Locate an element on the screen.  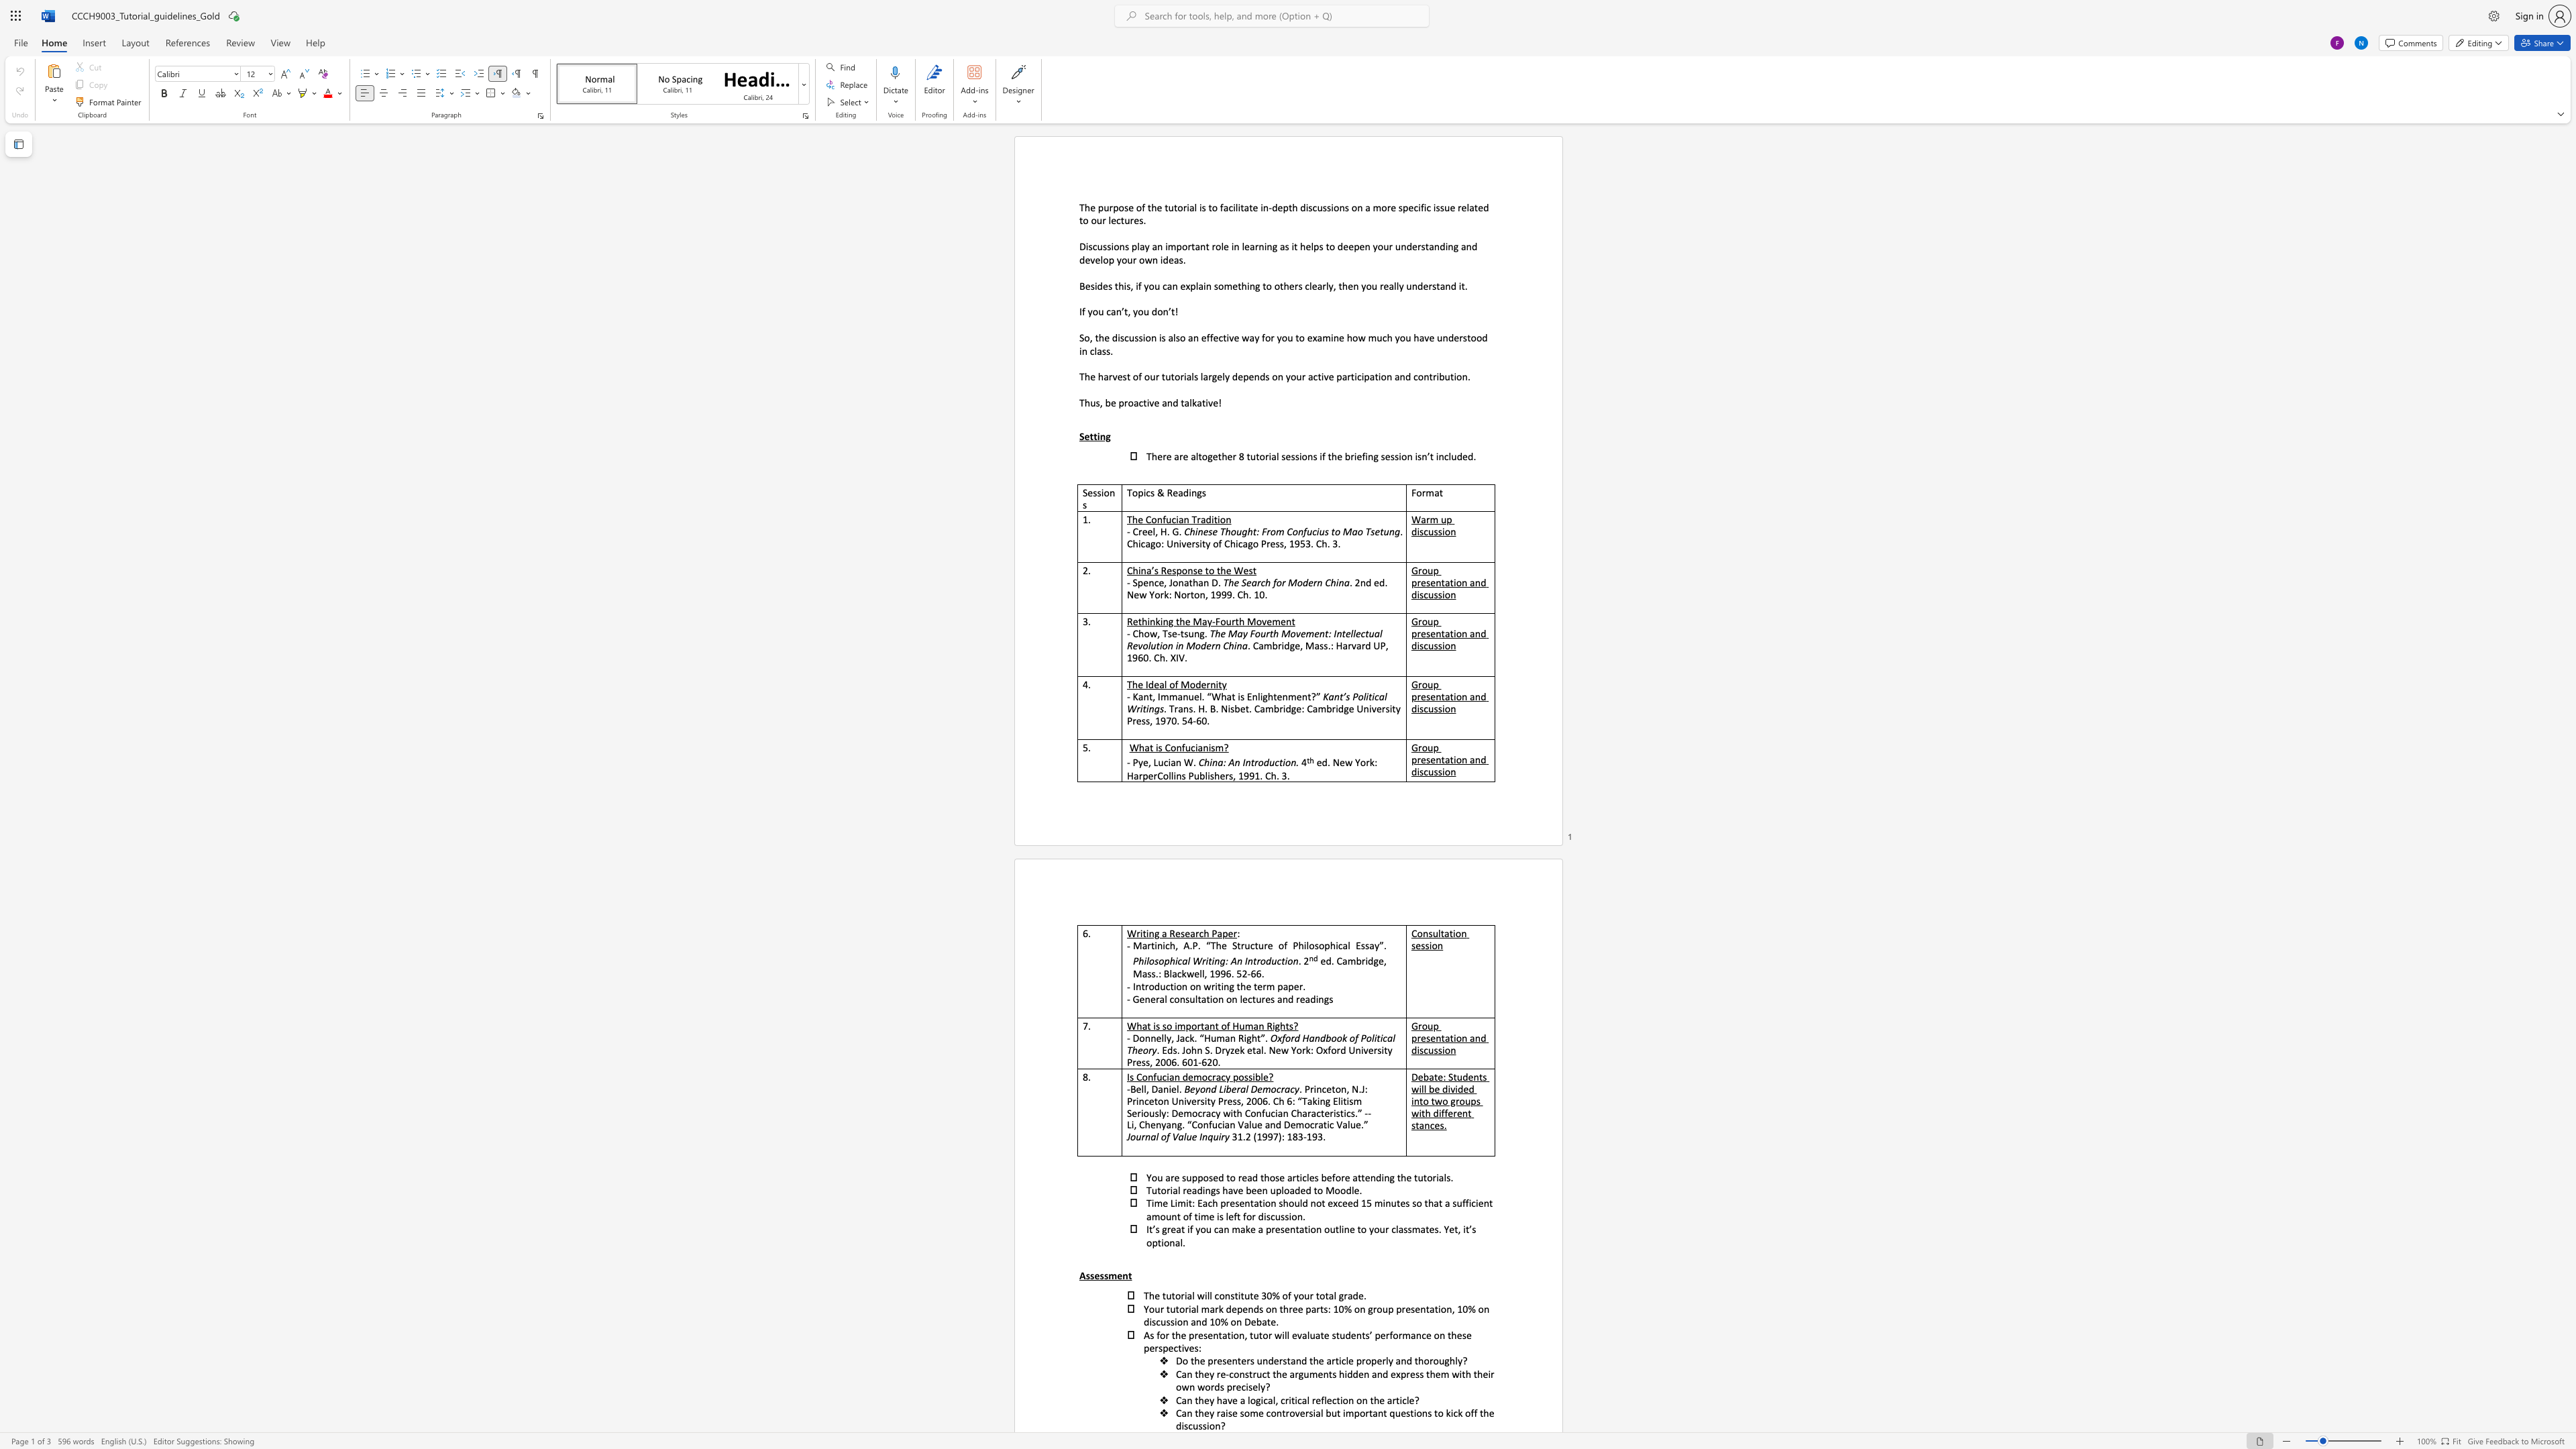
the subset text "entation and d" within the text "Group presentation and discussion" is located at coordinates (1430, 582).